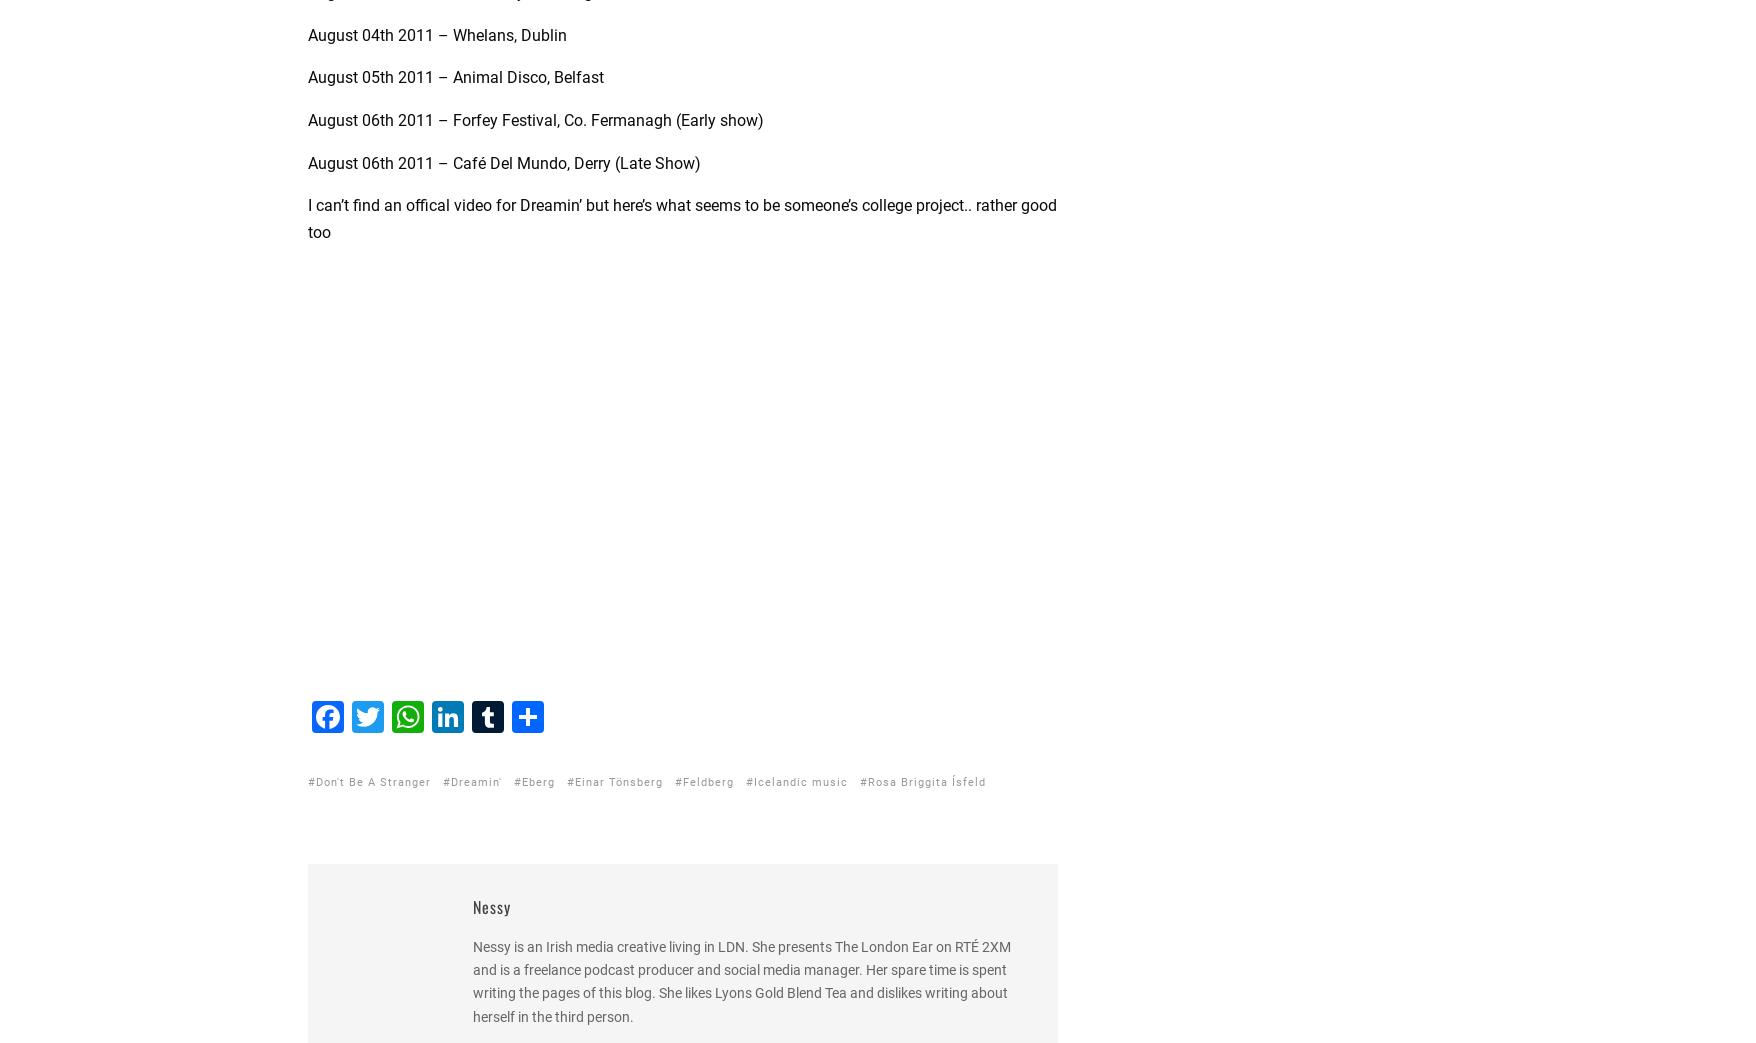 The image size is (1756, 1043). What do you see at coordinates (522, 780) in the screenshot?
I see `'Eberg'` at bounding box center [522, 780].